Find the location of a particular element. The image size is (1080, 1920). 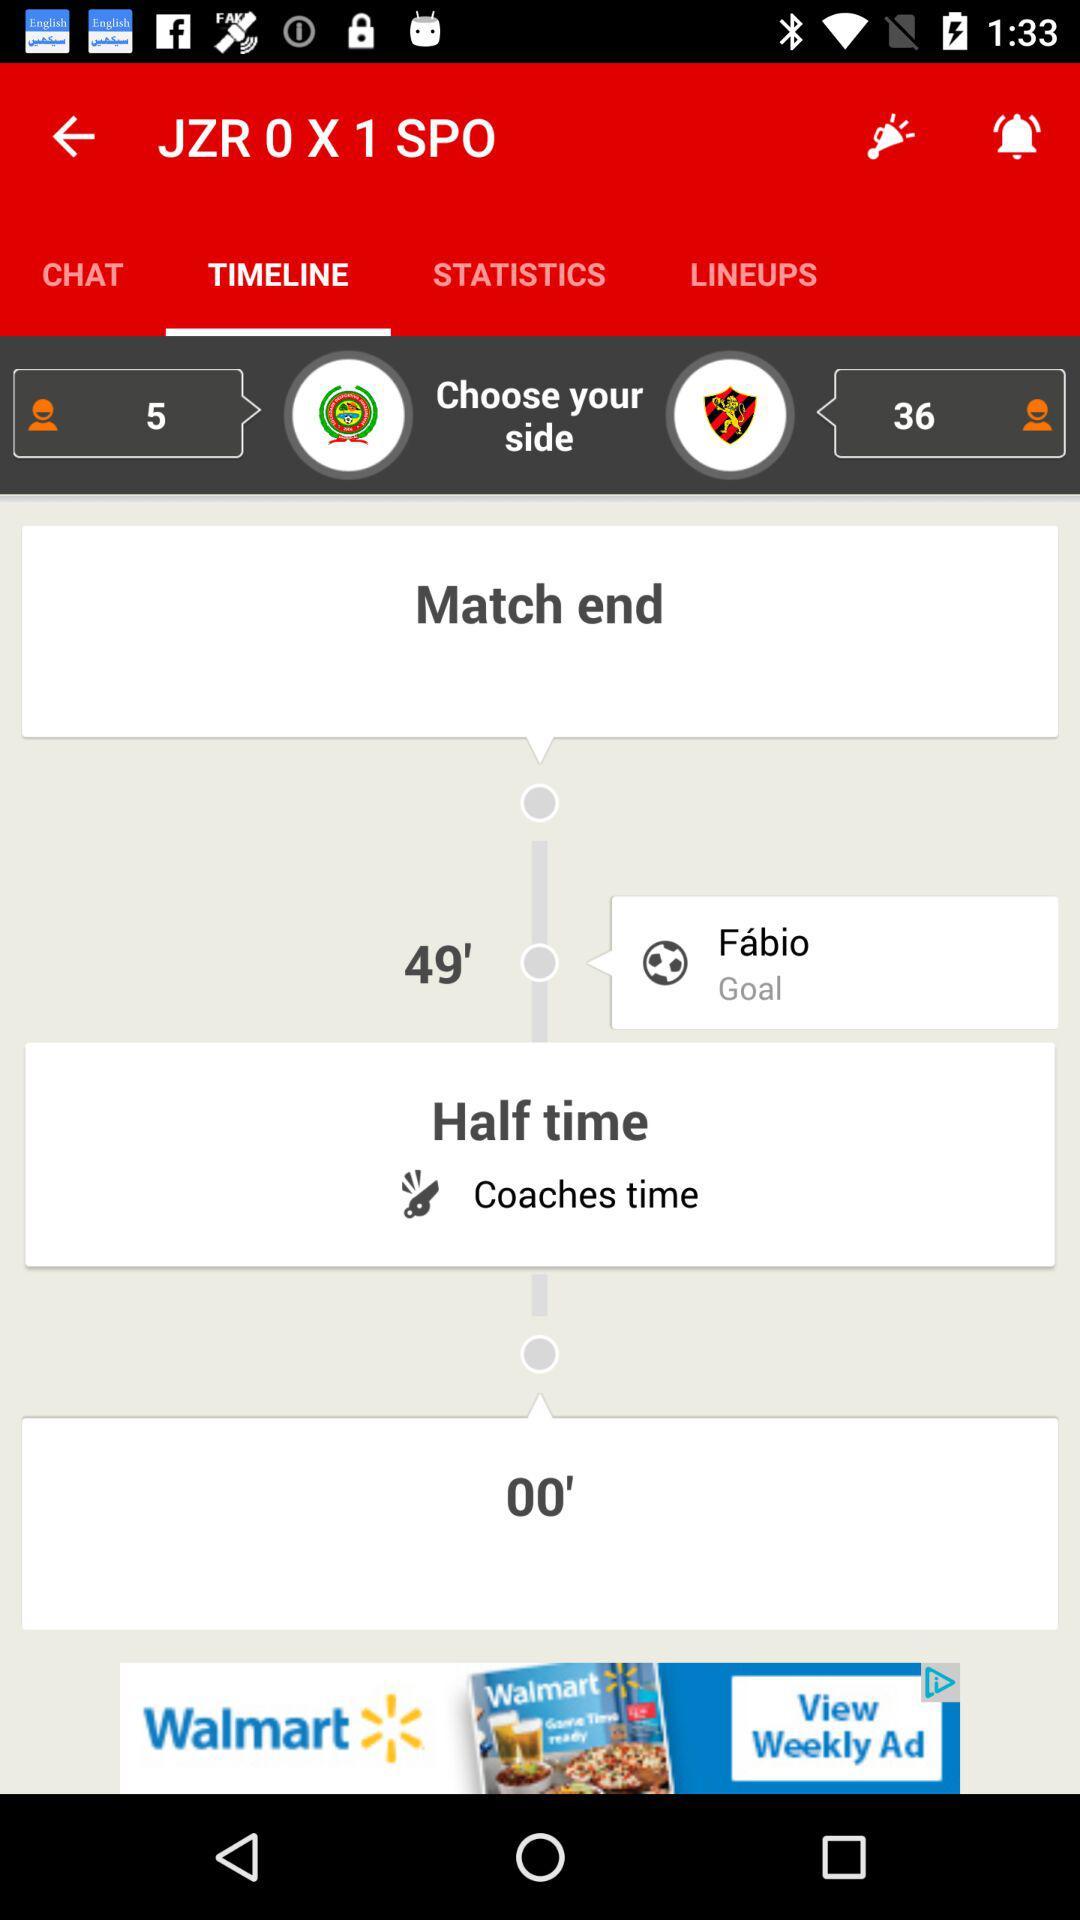

advertisement display is located at coordinates (540, 1727).